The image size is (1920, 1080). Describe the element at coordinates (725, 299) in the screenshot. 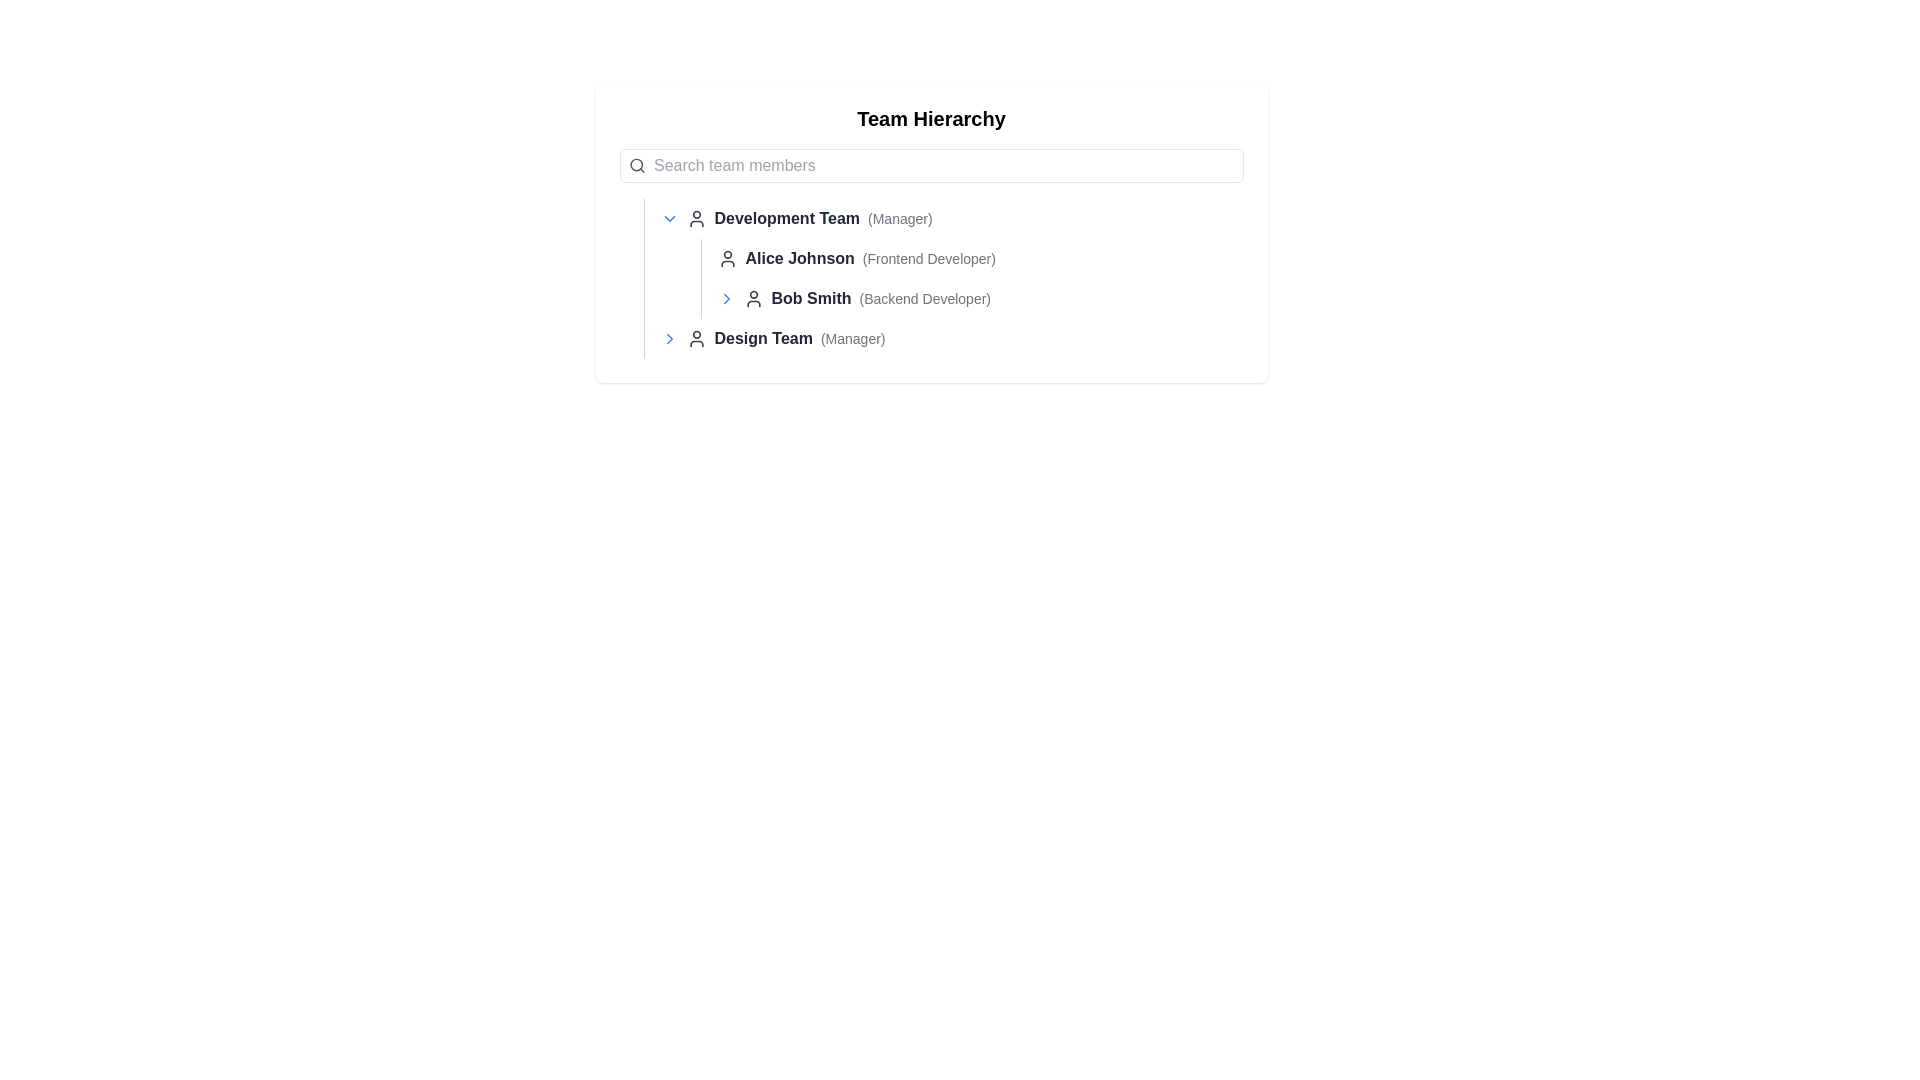

I see `the Chevron icon next to 'Design Team'` at that location.